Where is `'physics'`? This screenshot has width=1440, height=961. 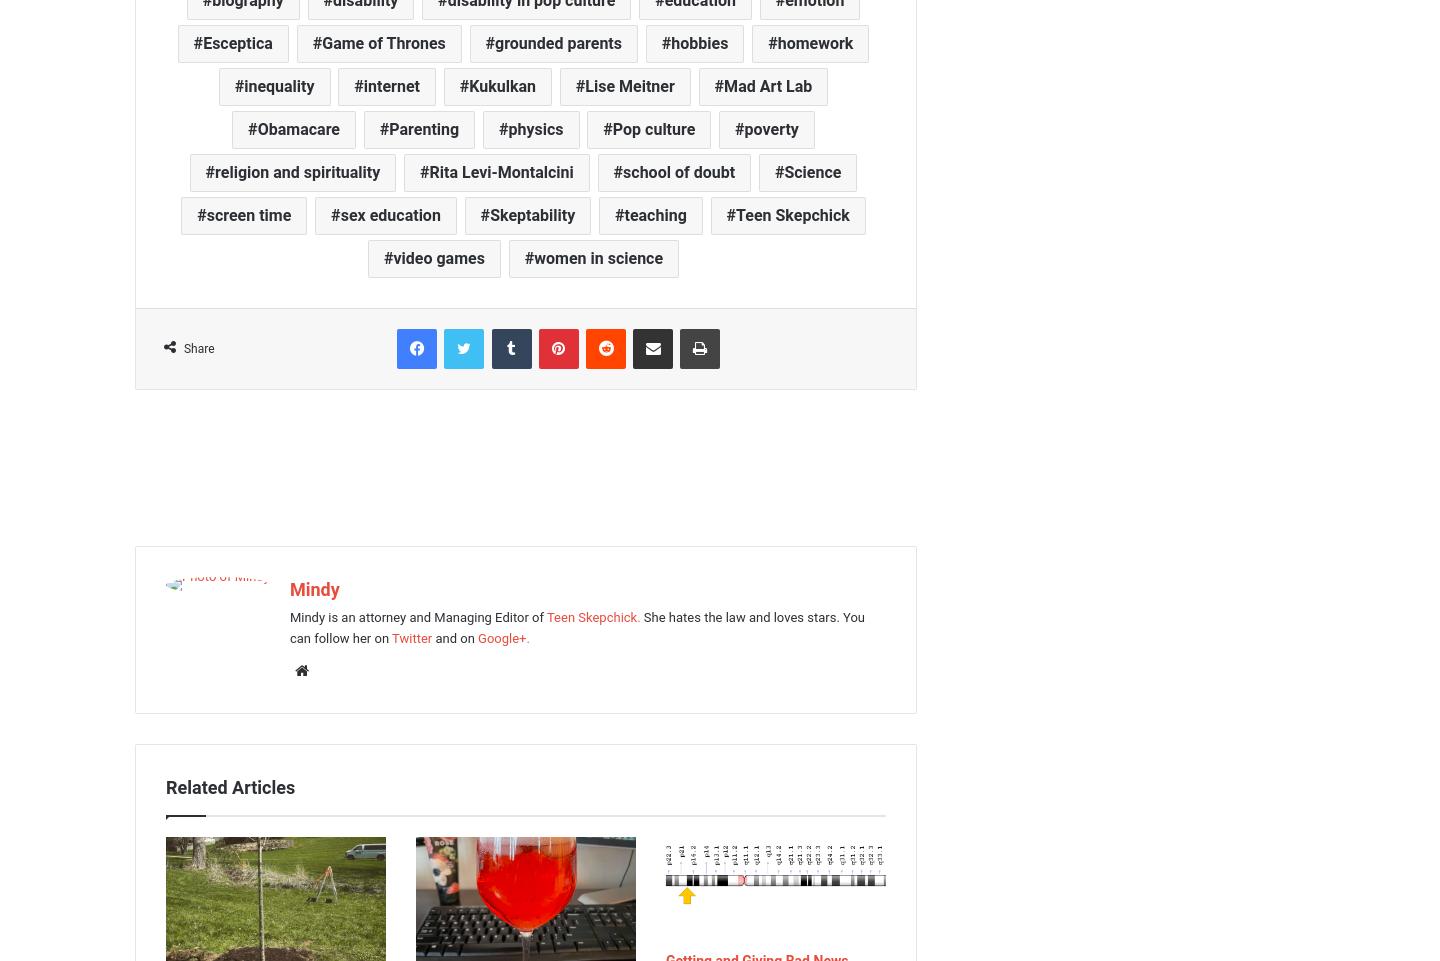
'physics' is located at coordinates (507, 127).